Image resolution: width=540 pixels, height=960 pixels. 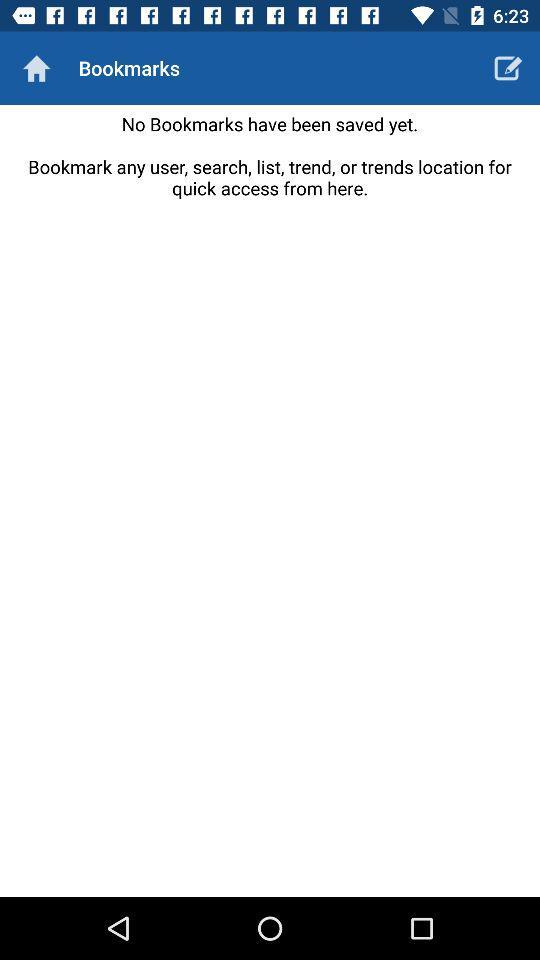 What do you see at coordinates (36, 68) in the screenshot?
I see `homepage` at bounding box center [36, 68].